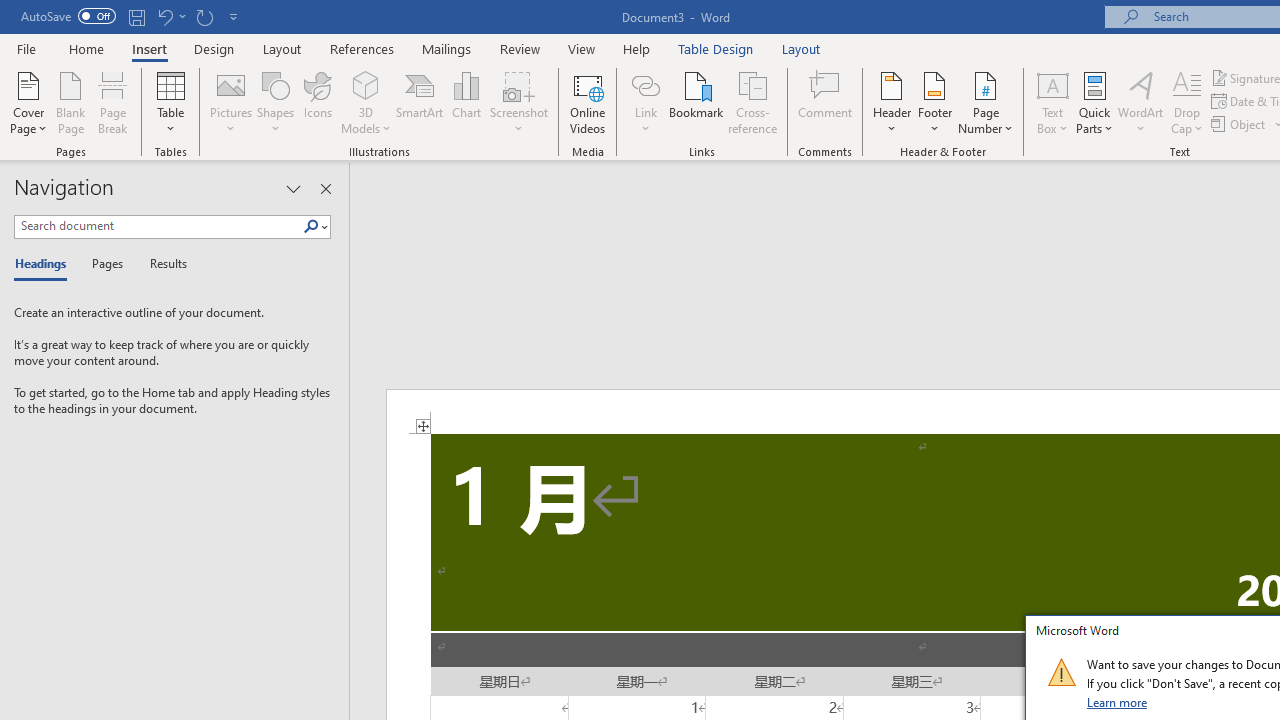 The height and width of the screenshot is (720, 1280). Describe the element at coordinates (112, 103) in the screenshot. I see `'Page Break'` at that location.